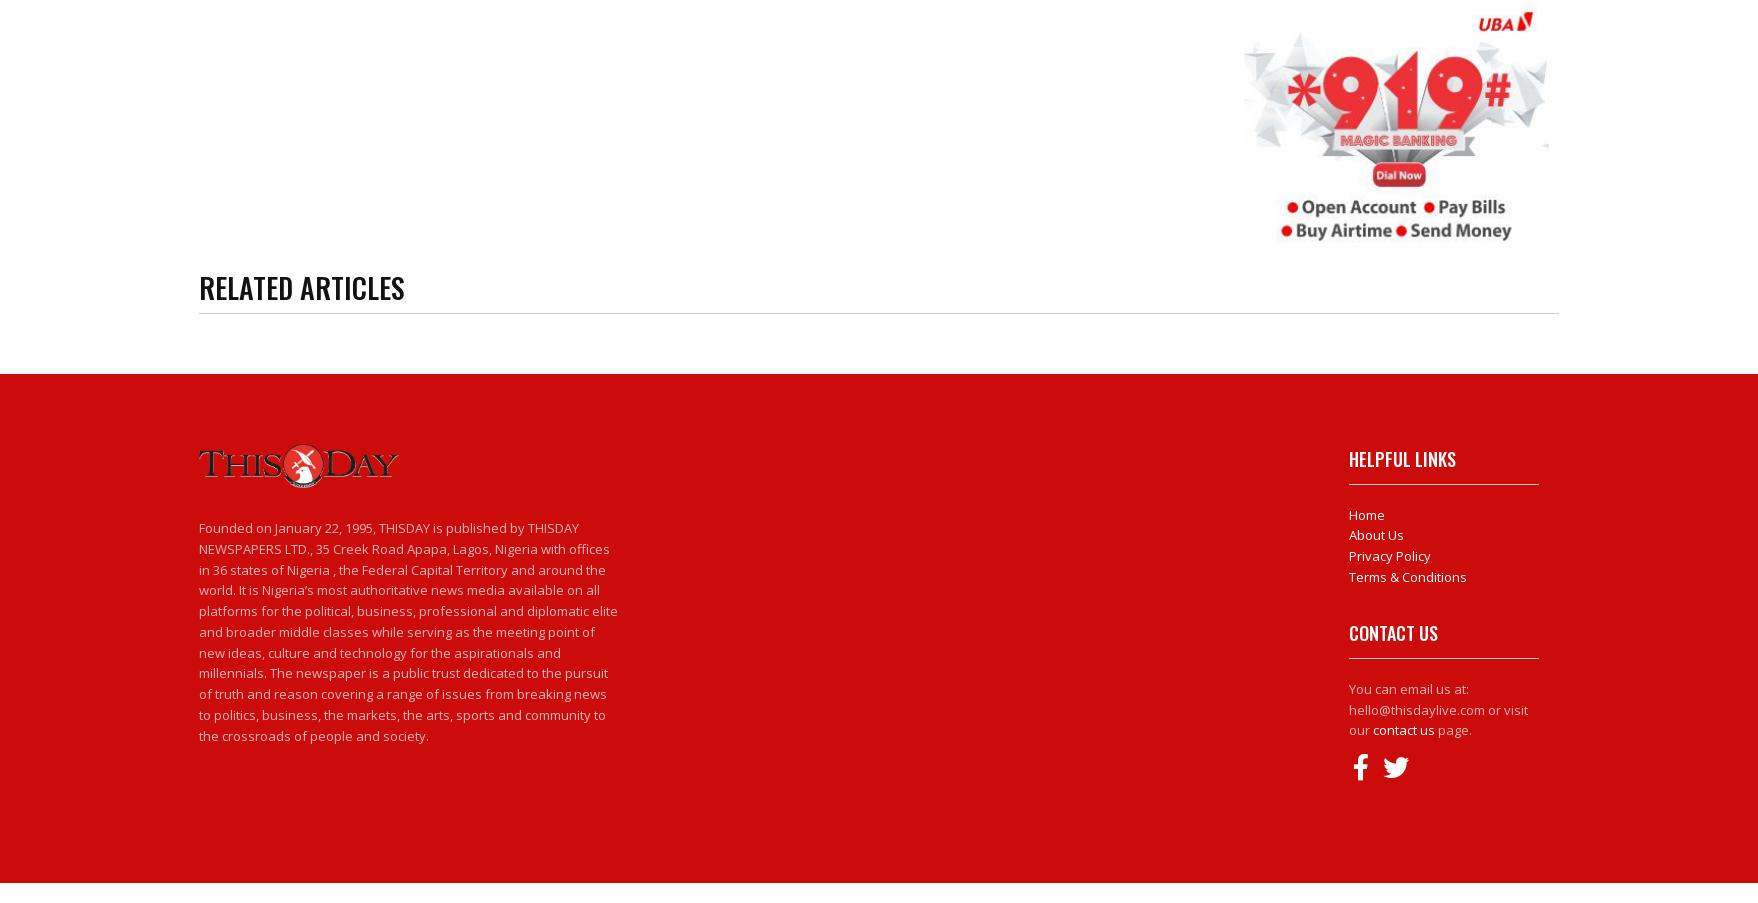 The image size is (1758, 903). Describe the element at coordinates (408, 631) in the screenshot. I see `'Founded on January 22, 1995, THISDAY is published by THISDAY NEWSPAPERS LTD., 35 Creek Road Apapa, Lagos, Nigeria with offices in 36 states of Nigeria , the Federal Capital Territory and around the world. It is Nigeria’s most authoritative news media available on all platforms for the political, business, professional and diplomatic elite and broader middle classes while serving as the meeting point of new ideas, culture and technology for the aspirationals and millennials. The newspaper is a public trust dedicated to the pursuit of truth and reason covering a range of issues from breaking news to politics, business, the markets, the arts, sports and community to the crossroads of people and society.'` at that location.